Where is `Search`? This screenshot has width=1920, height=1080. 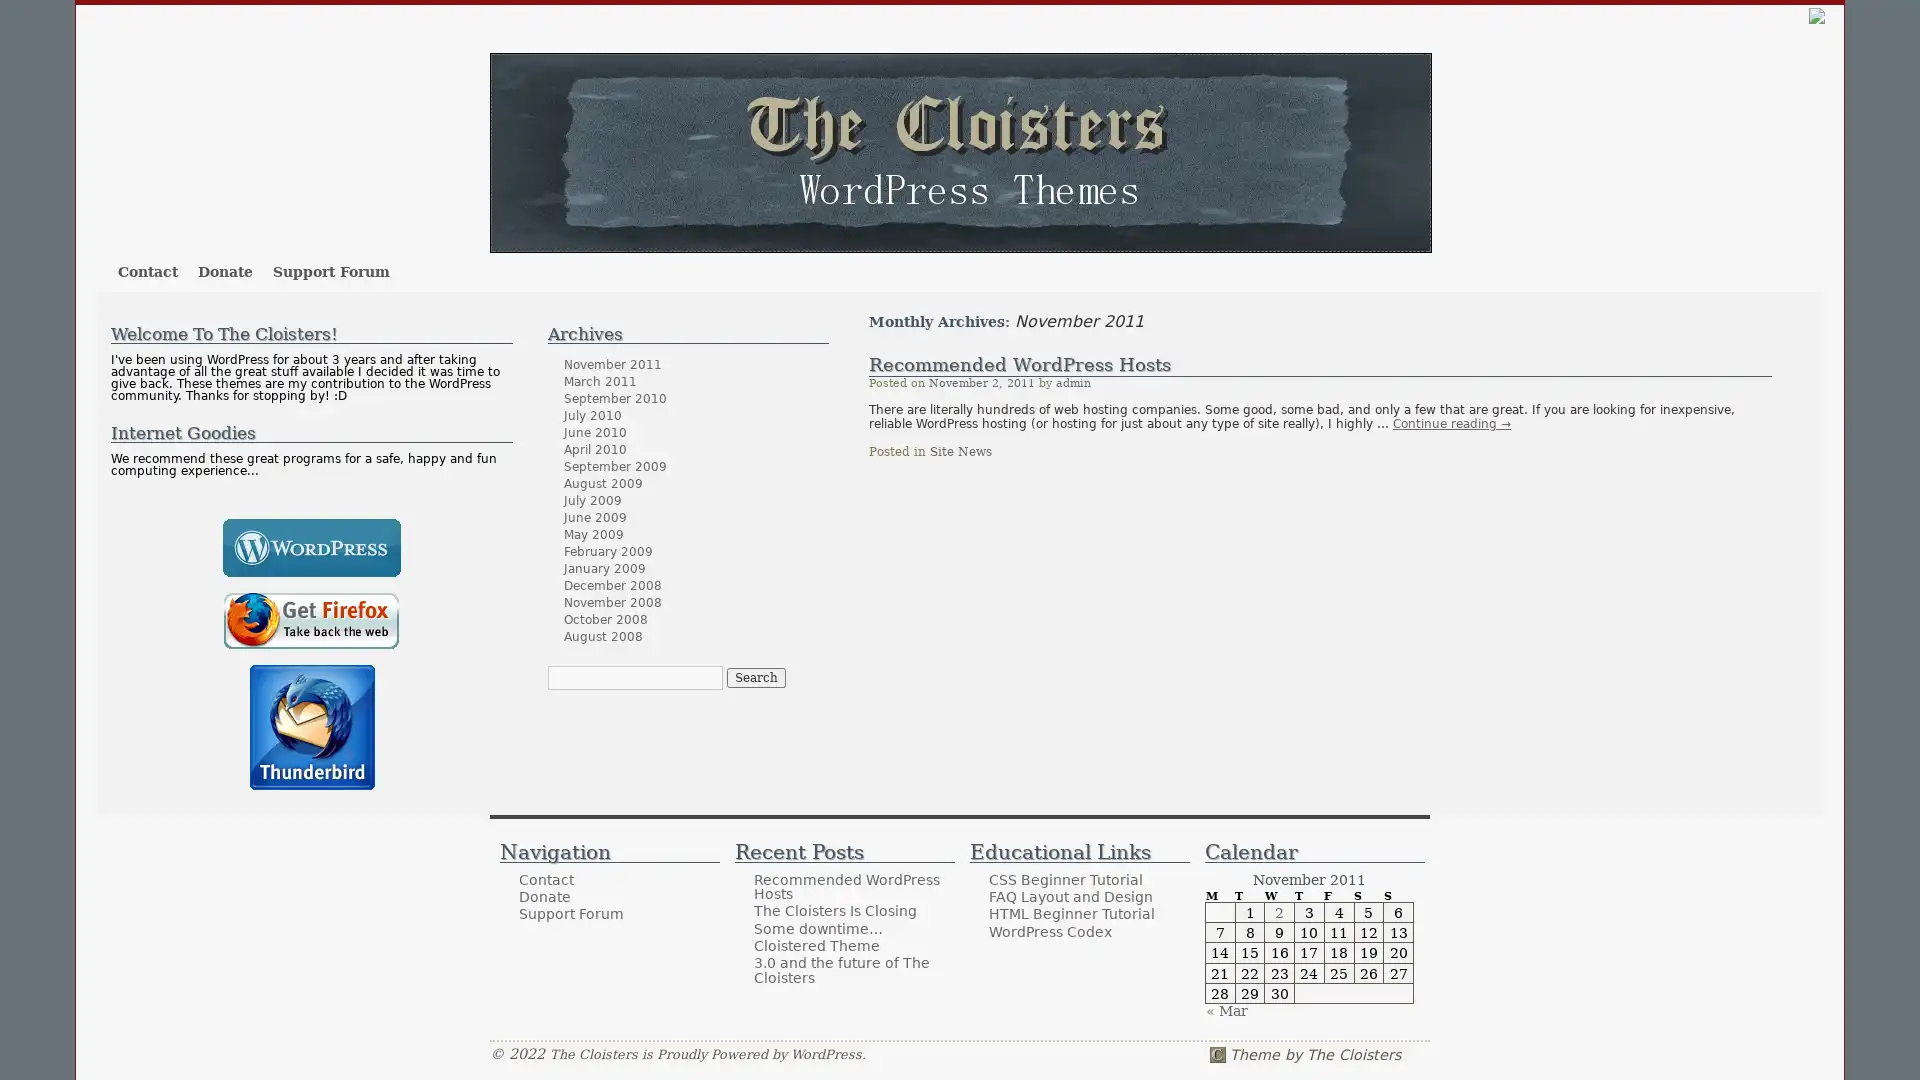
Search is located at coordinates (754, 676).